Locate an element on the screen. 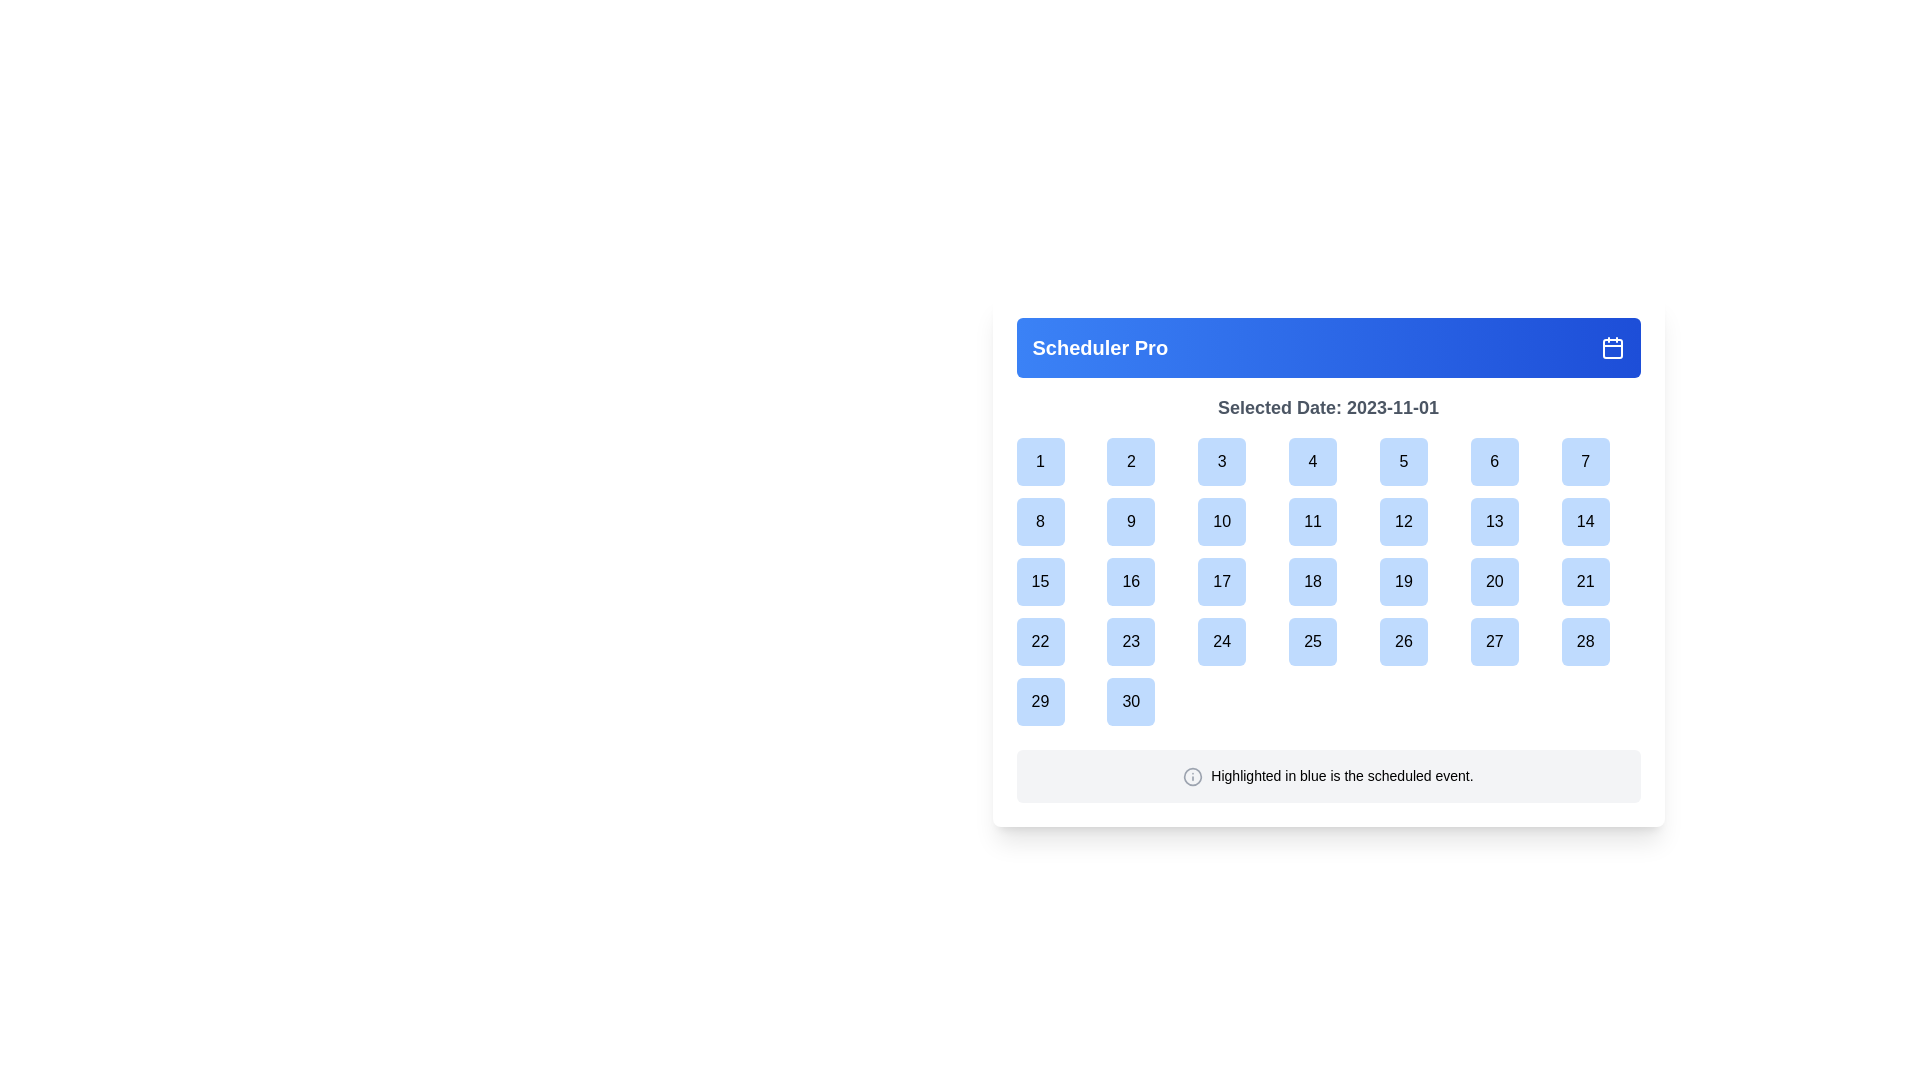 This screenshot has height=1080, width=1920. the square button labeled '19' with a blue background is located at coordinates (1402, 582).